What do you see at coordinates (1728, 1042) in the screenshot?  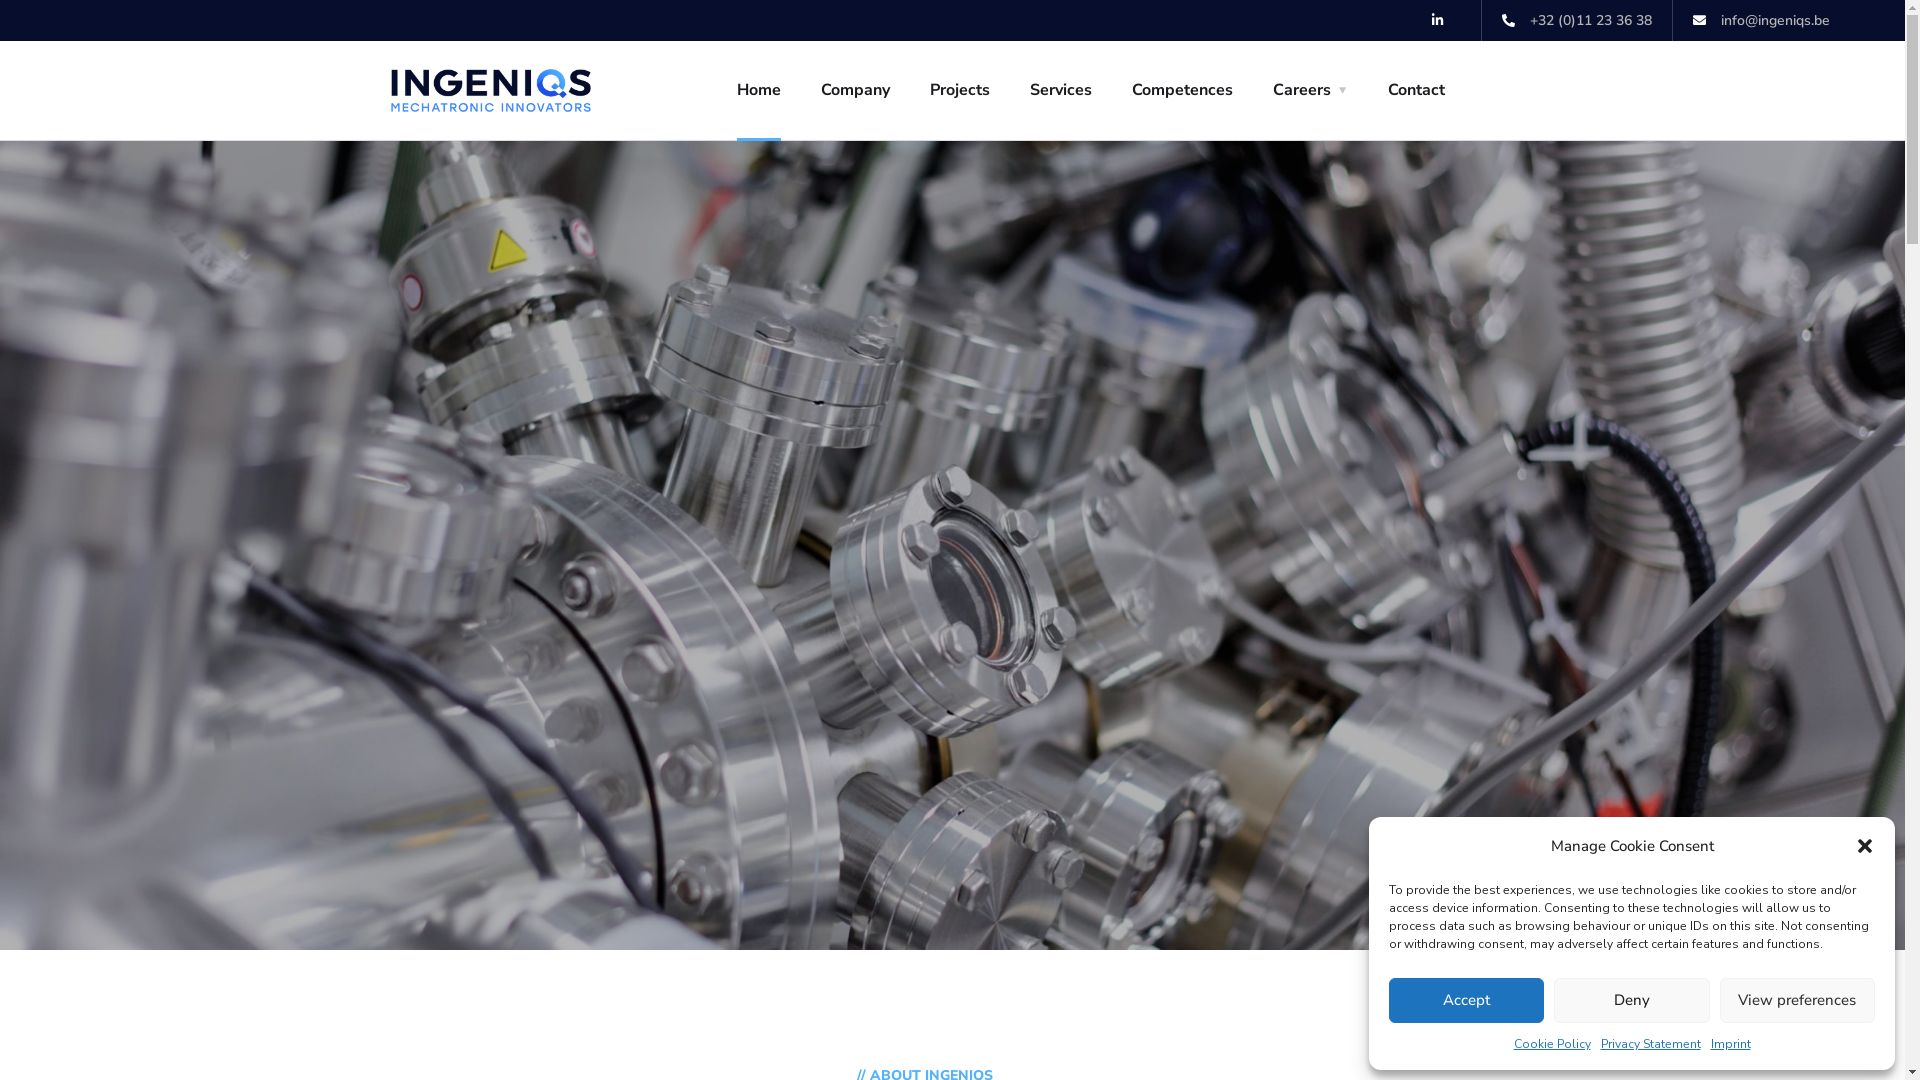 I see `'Imprint'` at bounding box center [1728, 1042].